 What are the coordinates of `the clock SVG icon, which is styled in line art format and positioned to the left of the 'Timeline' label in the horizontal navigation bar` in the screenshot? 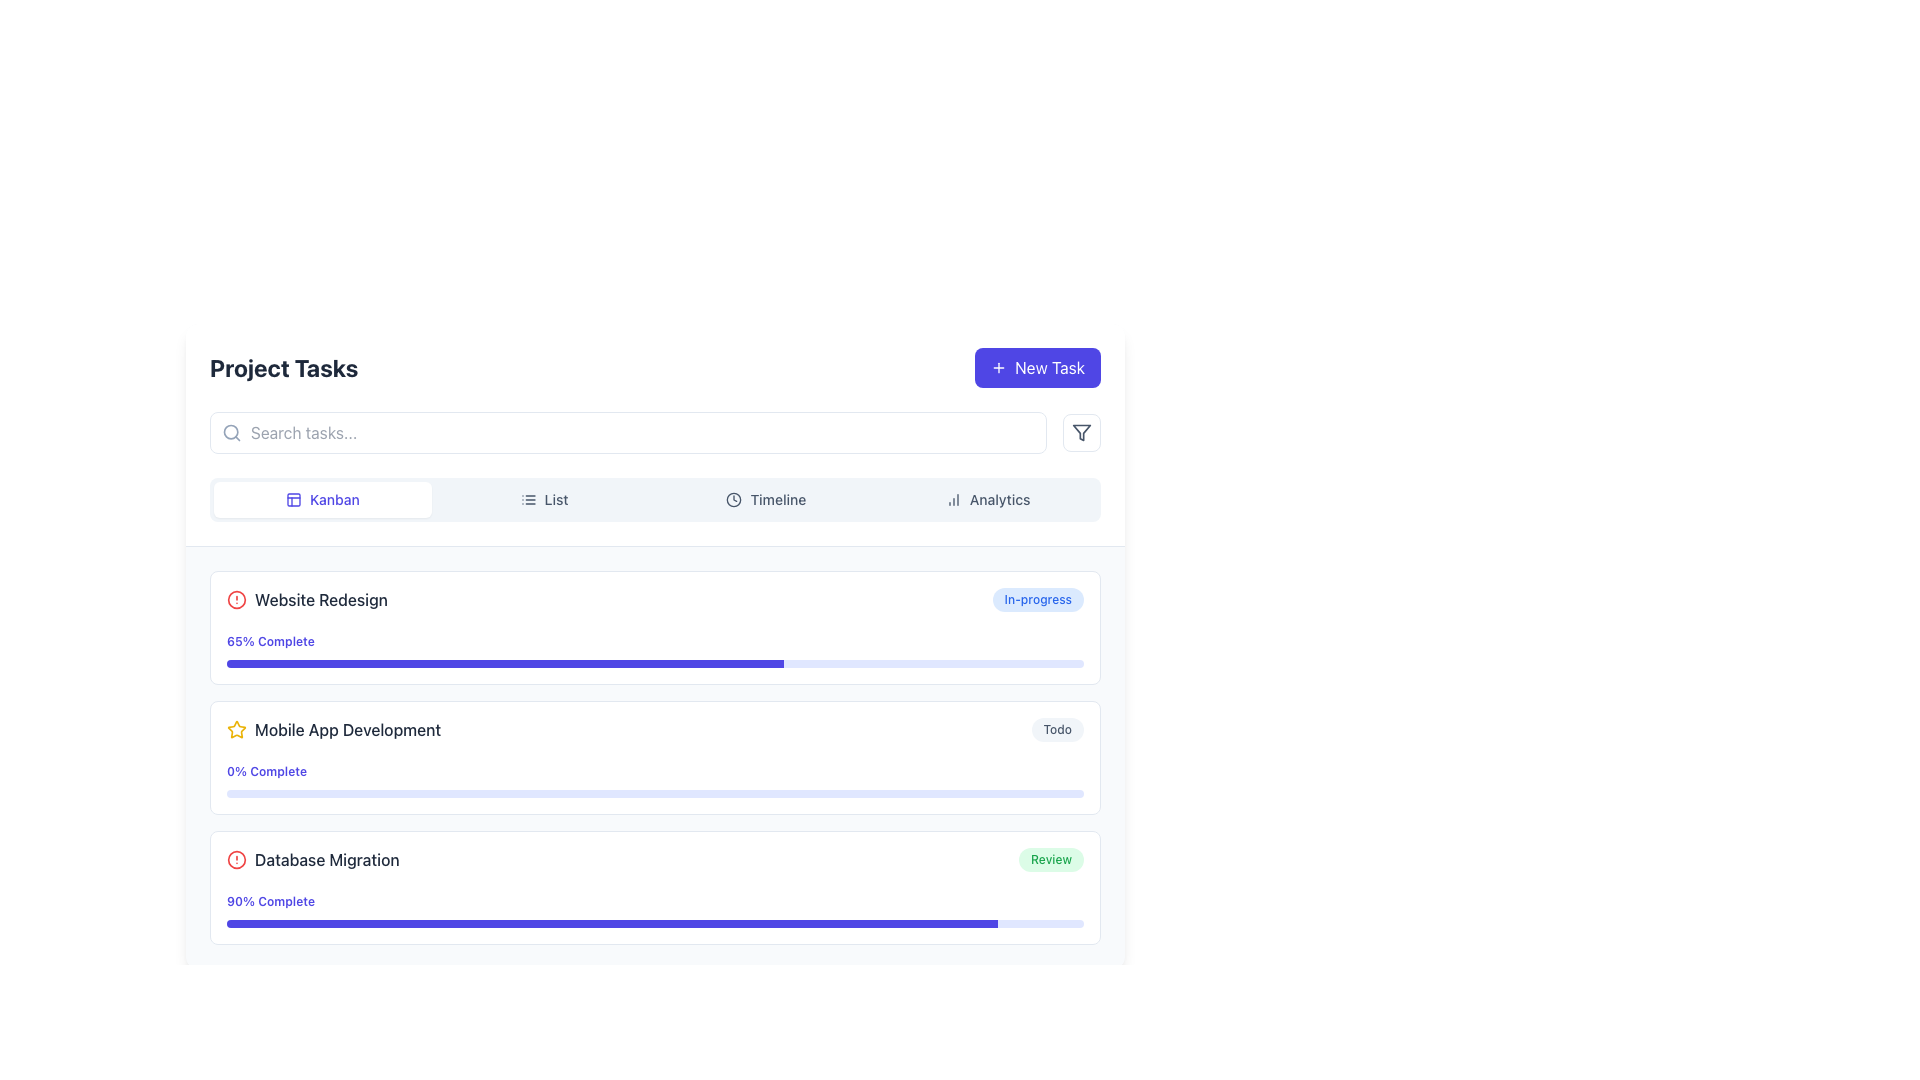 It's located at (733, 499).